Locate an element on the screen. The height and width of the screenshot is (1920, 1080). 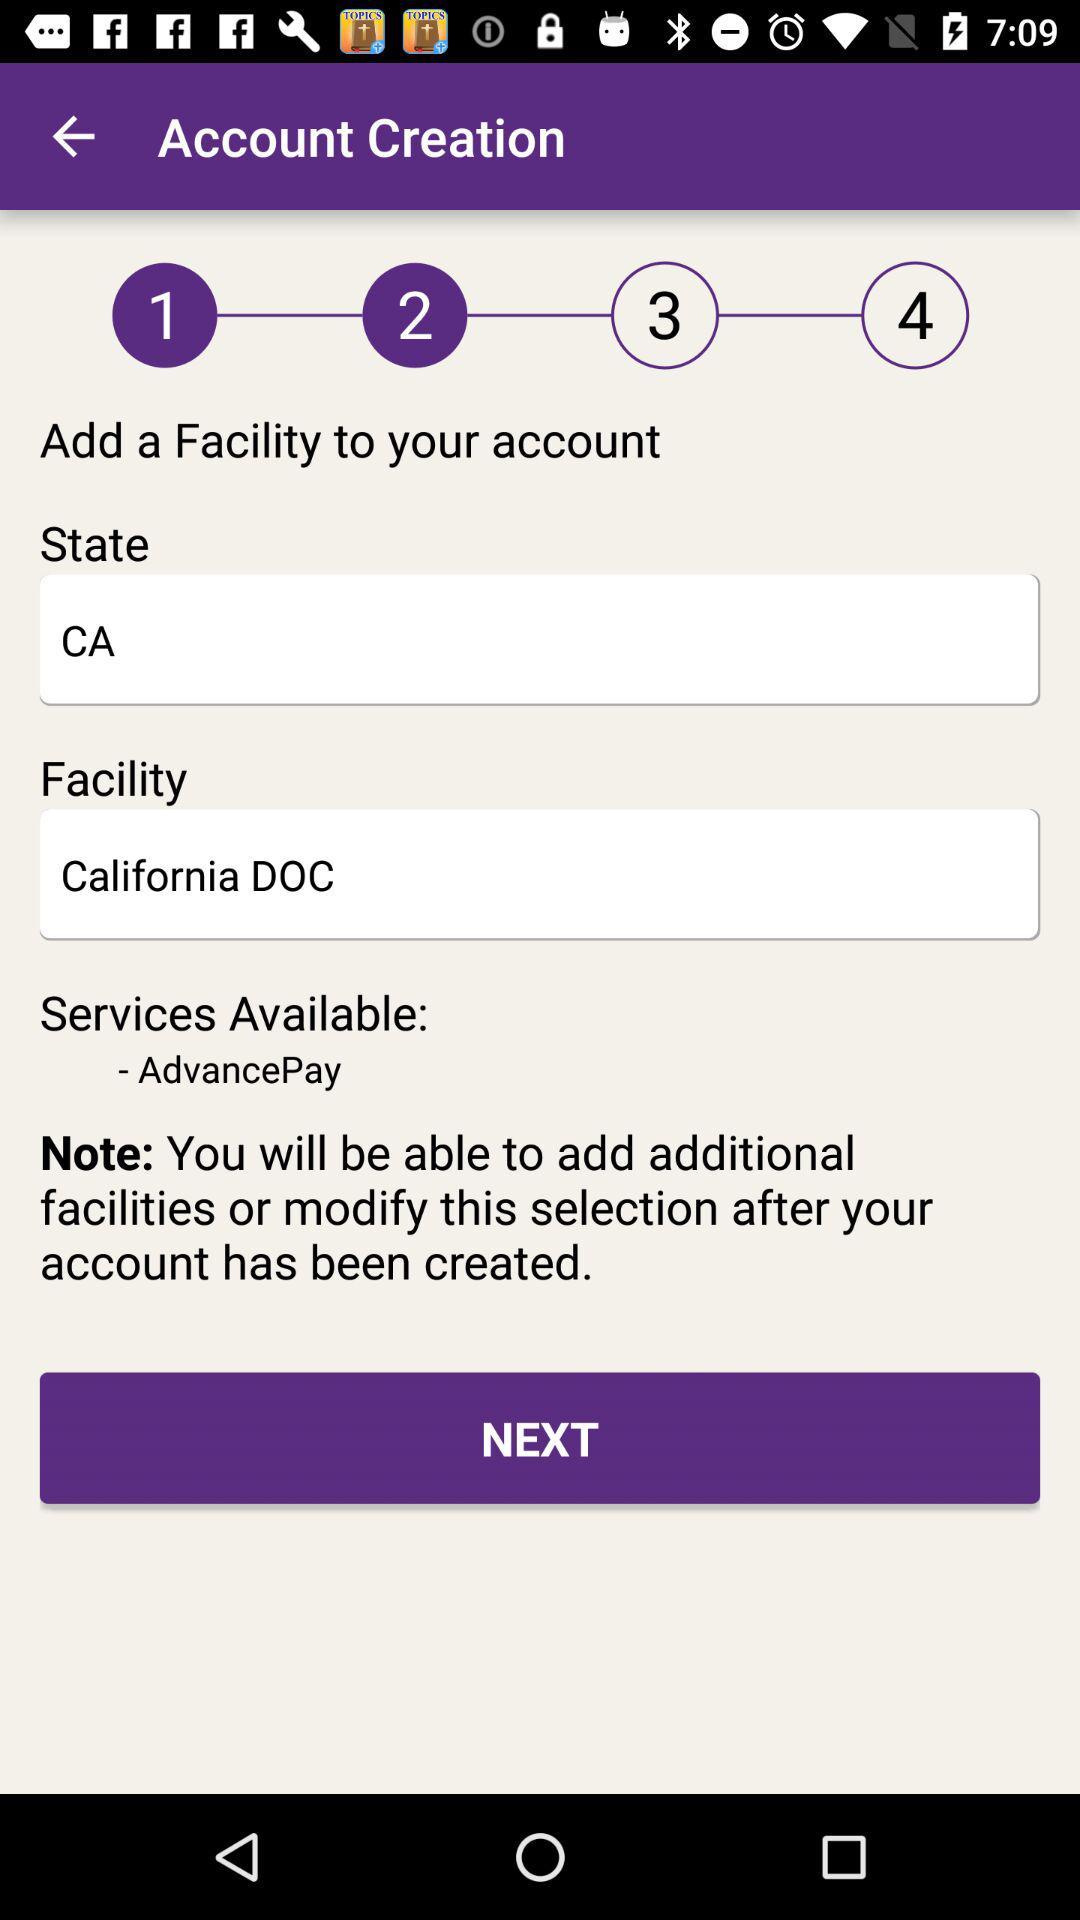
the icon next to account creation item is located at coordinates (72, 135).